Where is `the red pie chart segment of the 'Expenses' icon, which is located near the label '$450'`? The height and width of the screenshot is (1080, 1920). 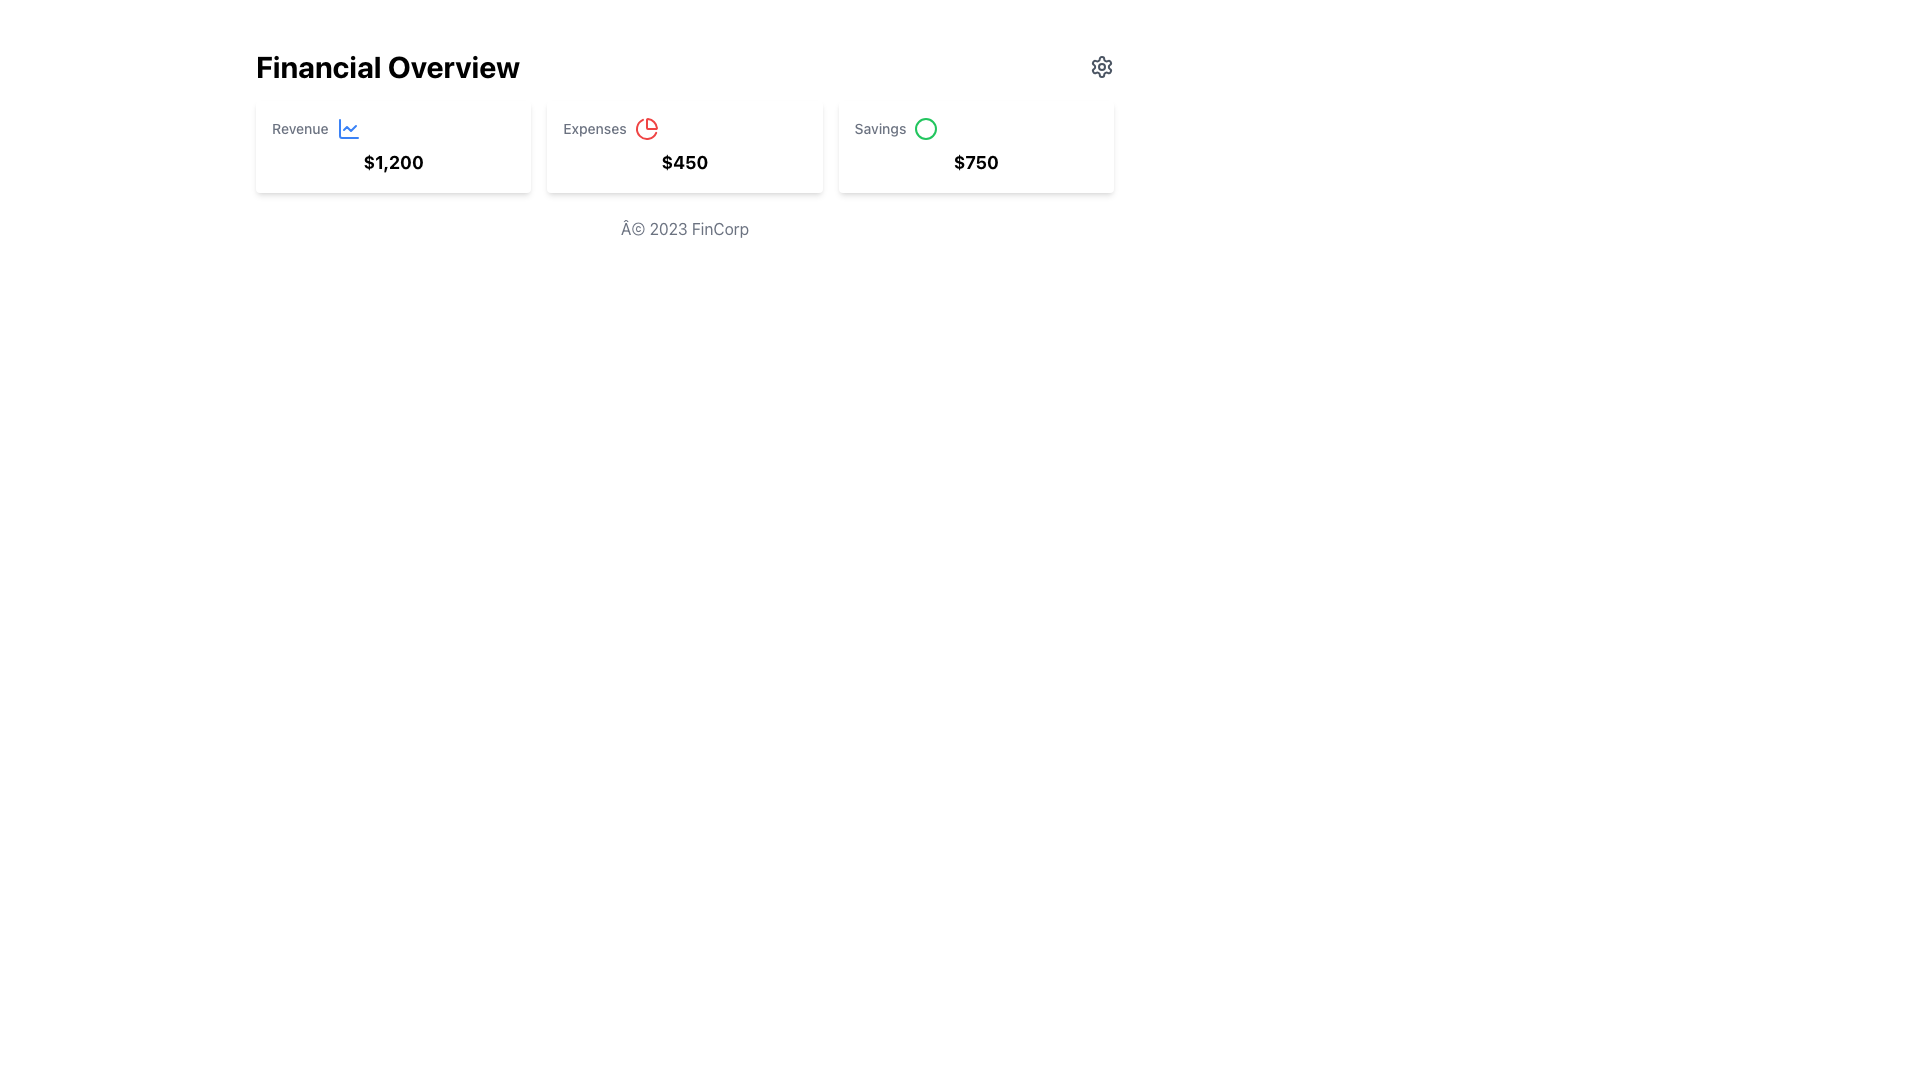 the red pie chart segment of the 'Expenses' icon, which is located near the label '$450' is located at coordinates (646, 129).